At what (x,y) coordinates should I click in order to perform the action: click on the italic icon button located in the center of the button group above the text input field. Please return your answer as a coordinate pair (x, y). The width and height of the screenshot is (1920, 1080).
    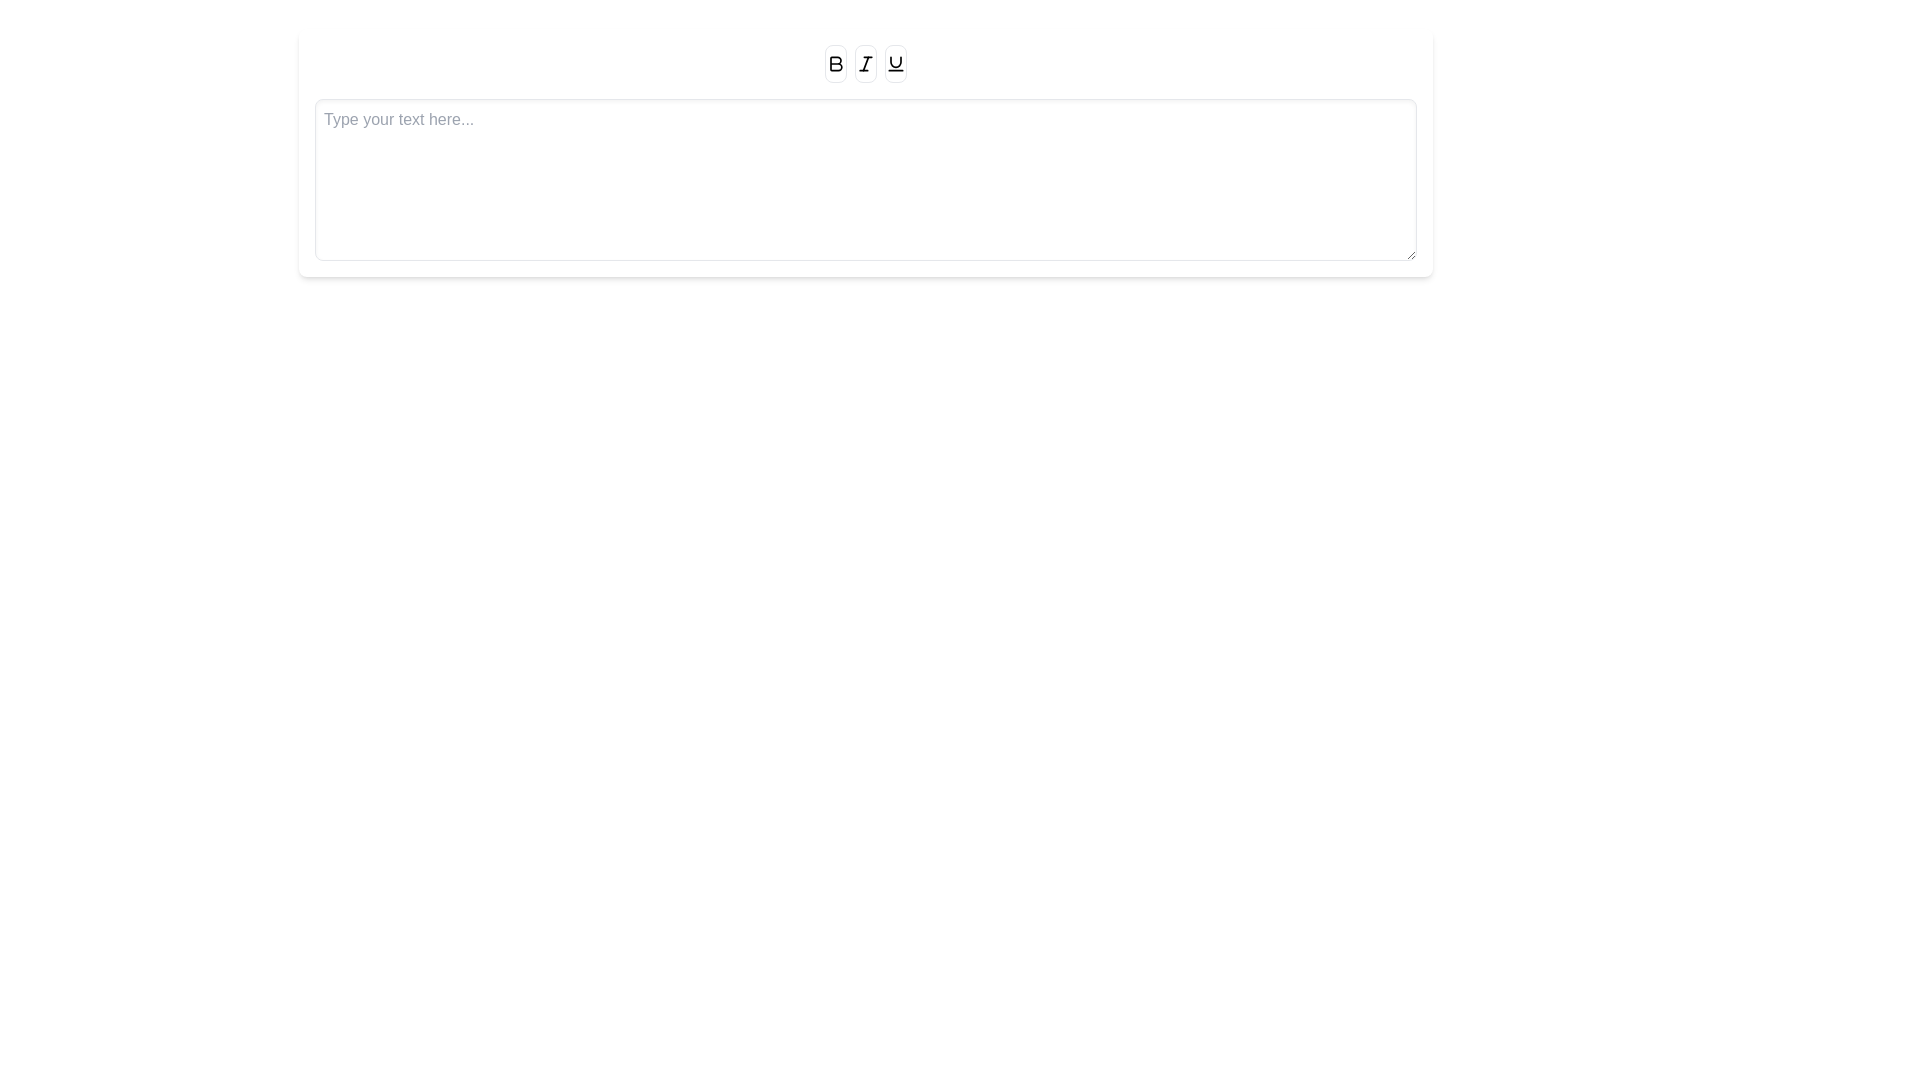
    Looking at the image, I should click on (865, 63).